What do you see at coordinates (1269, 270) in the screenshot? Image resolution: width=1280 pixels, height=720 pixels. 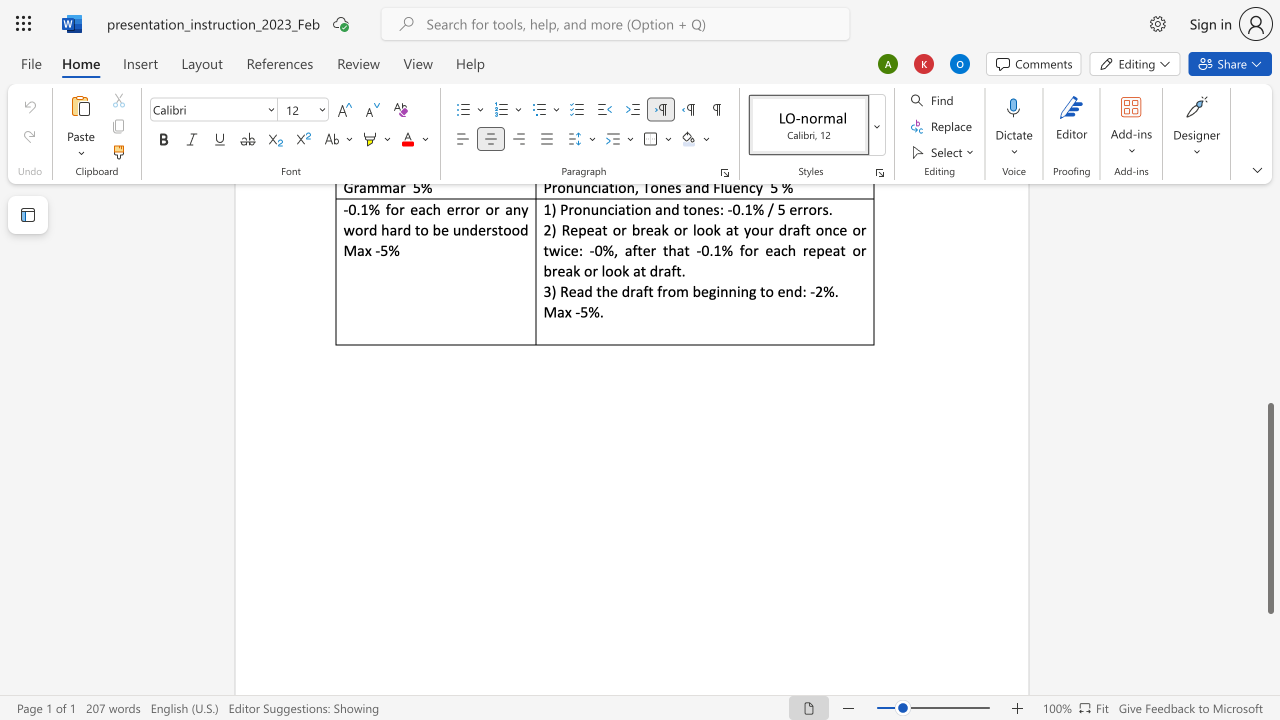 I see `the scrollbar on the right to move the page upward` at bounding box center [1269, 270].